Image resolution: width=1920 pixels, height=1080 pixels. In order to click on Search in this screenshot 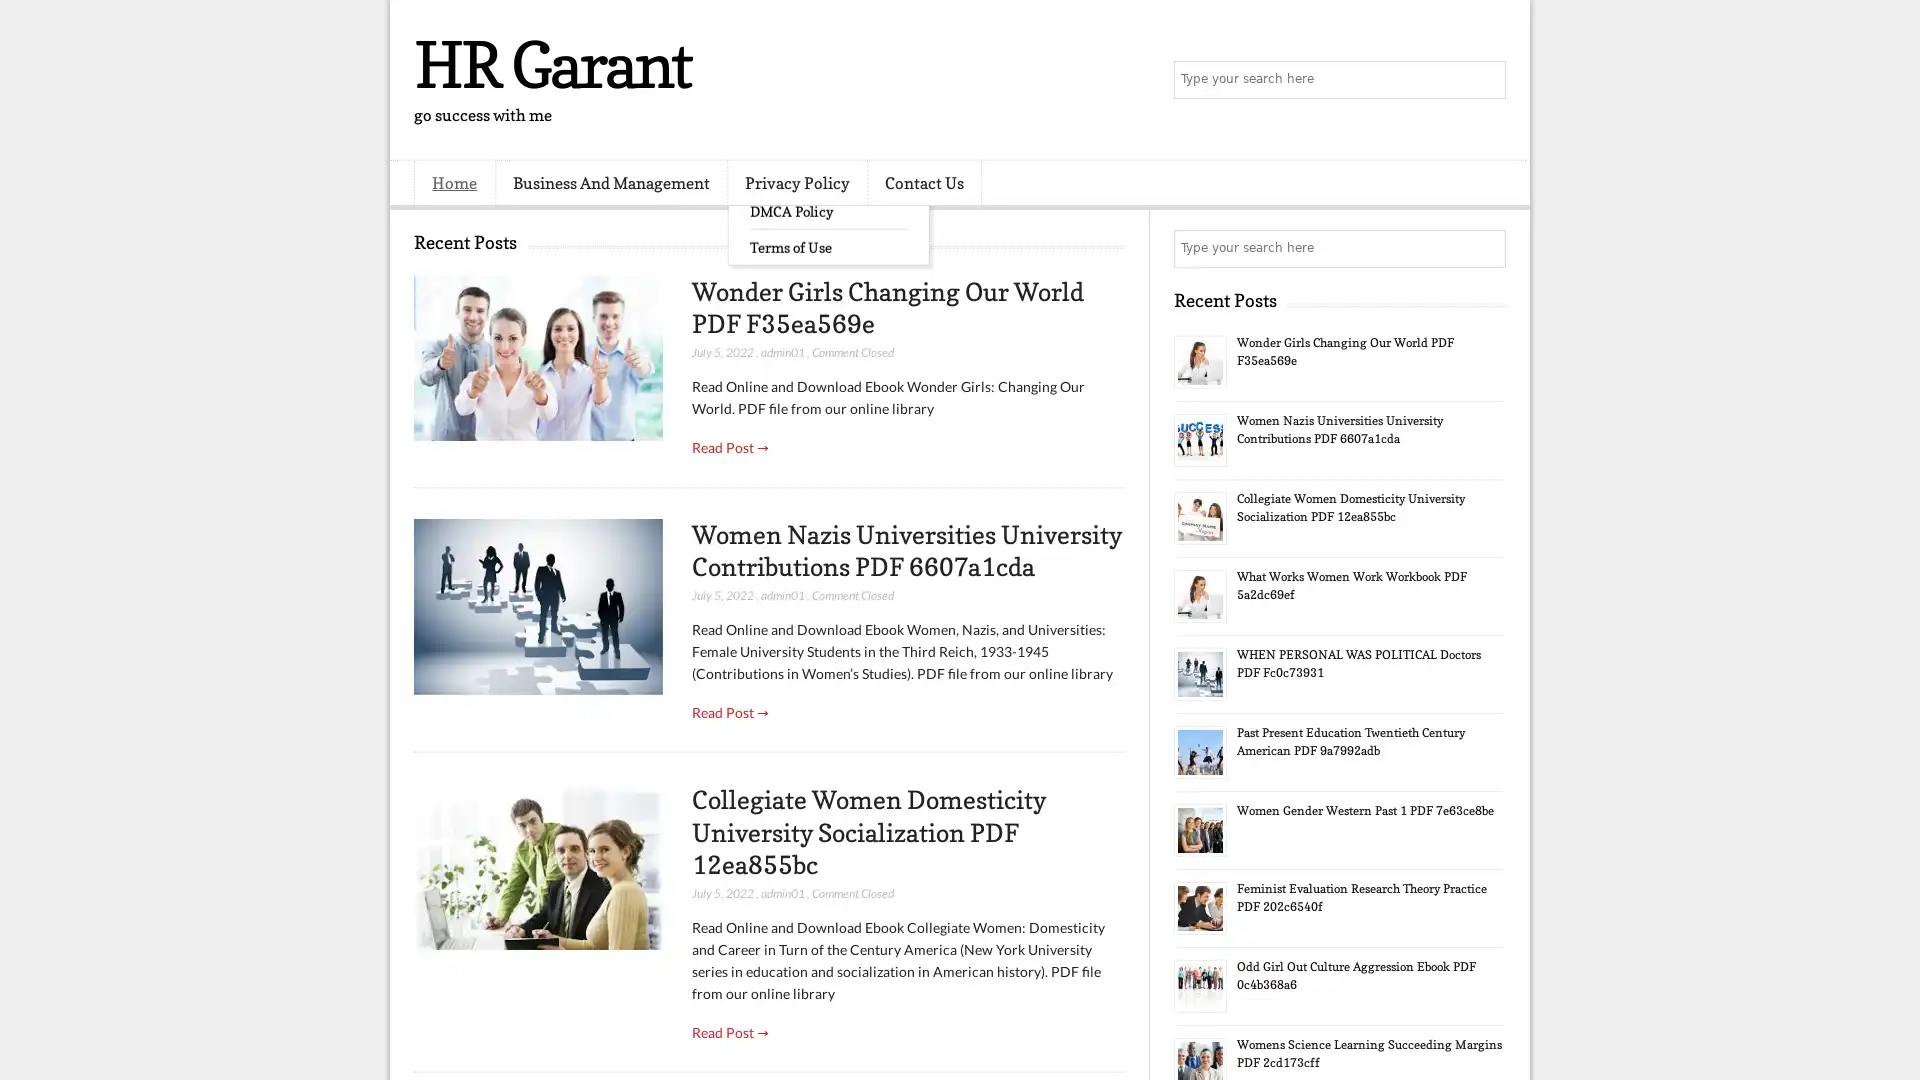, I will do `click(1485, 80)`.